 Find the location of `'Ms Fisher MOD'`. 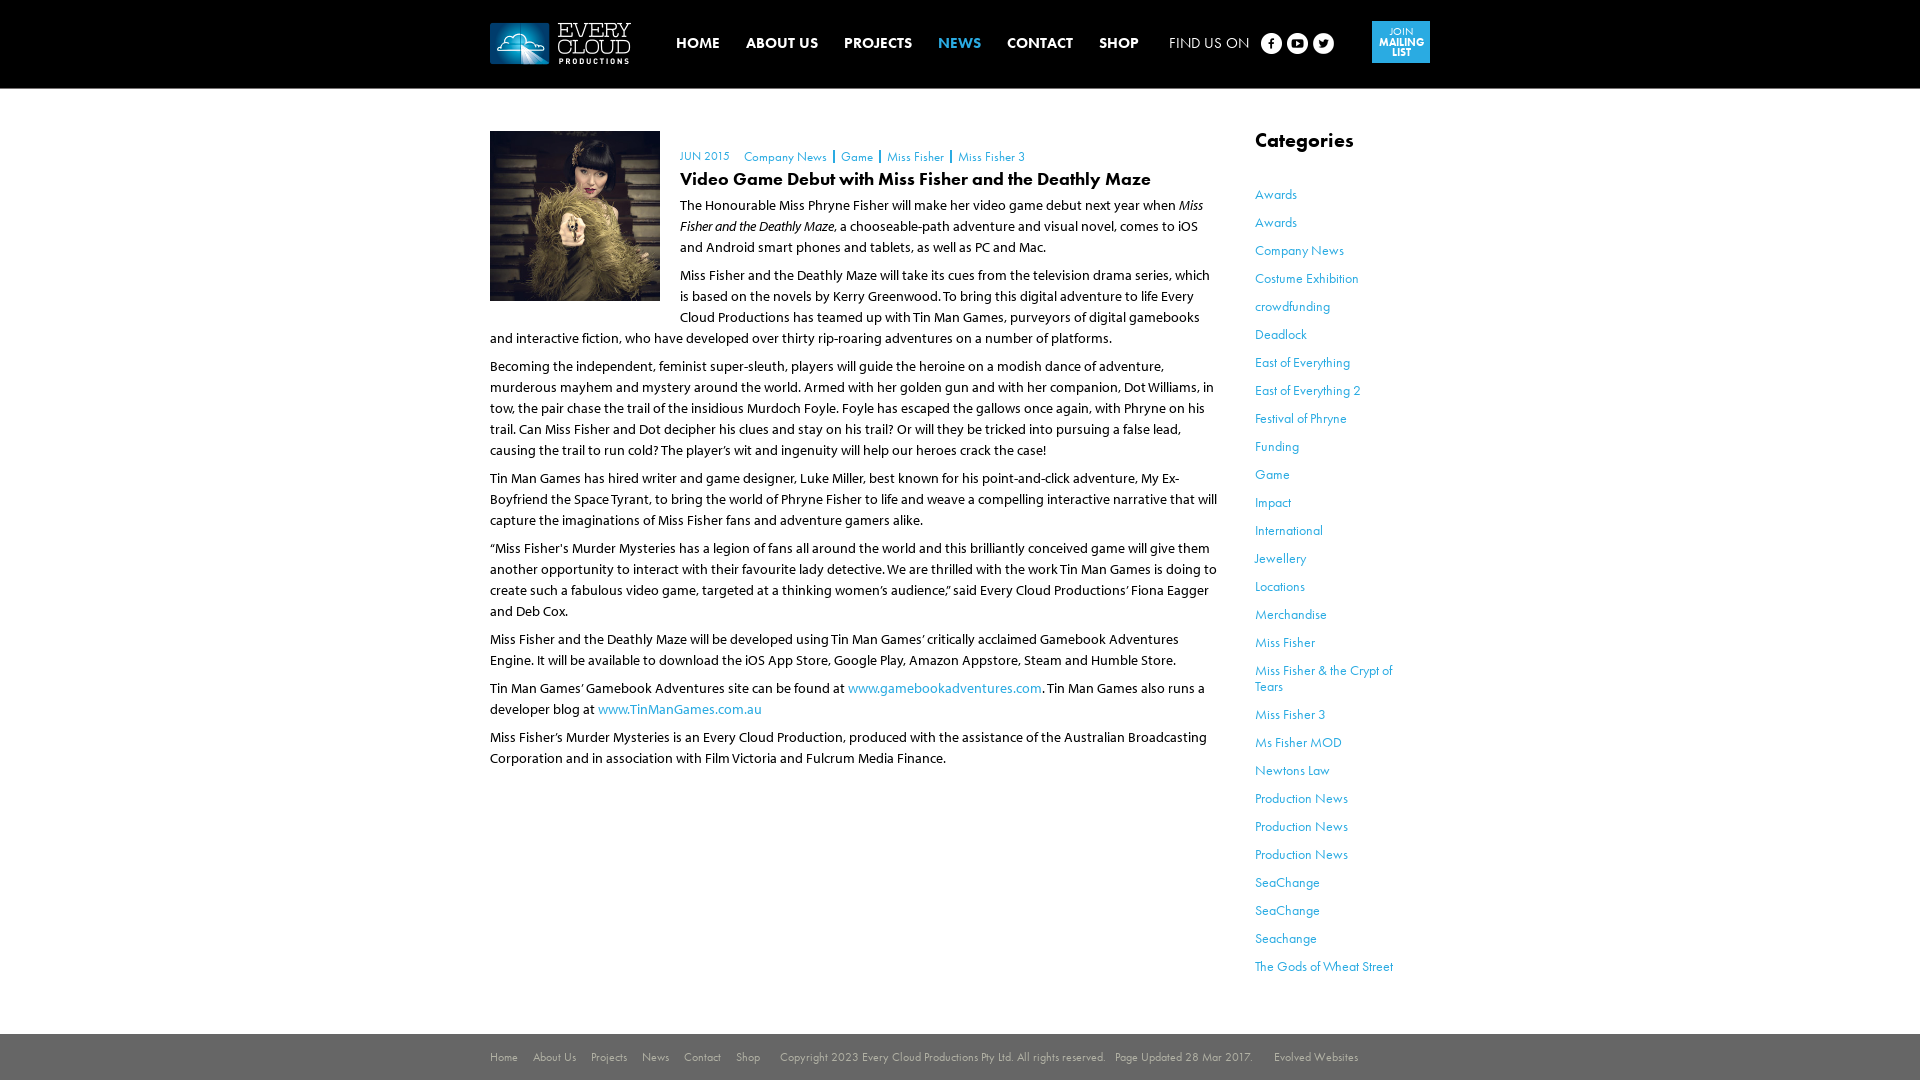

'Ms Fisher MOD' is located at coordinates (1298, 741).